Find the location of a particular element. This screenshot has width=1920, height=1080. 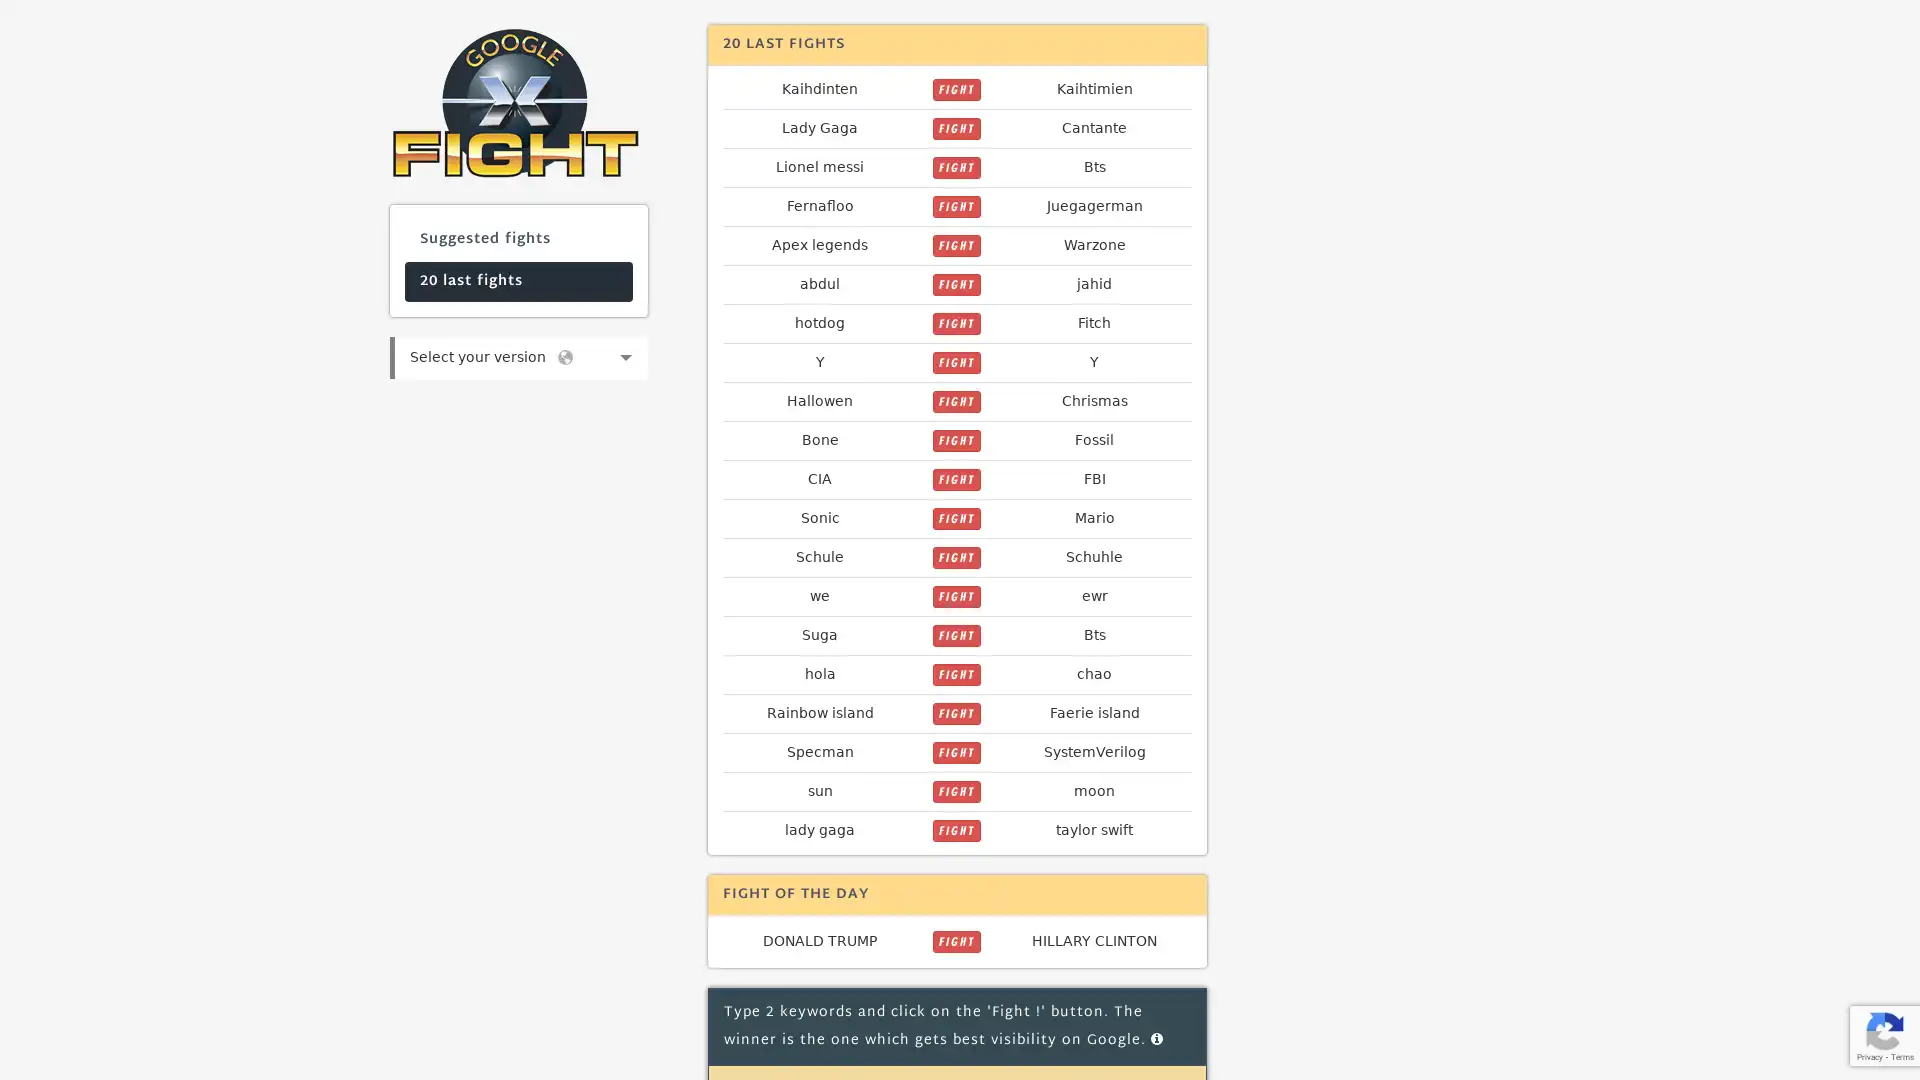

FIGHT is located at coordinates (955, 479).